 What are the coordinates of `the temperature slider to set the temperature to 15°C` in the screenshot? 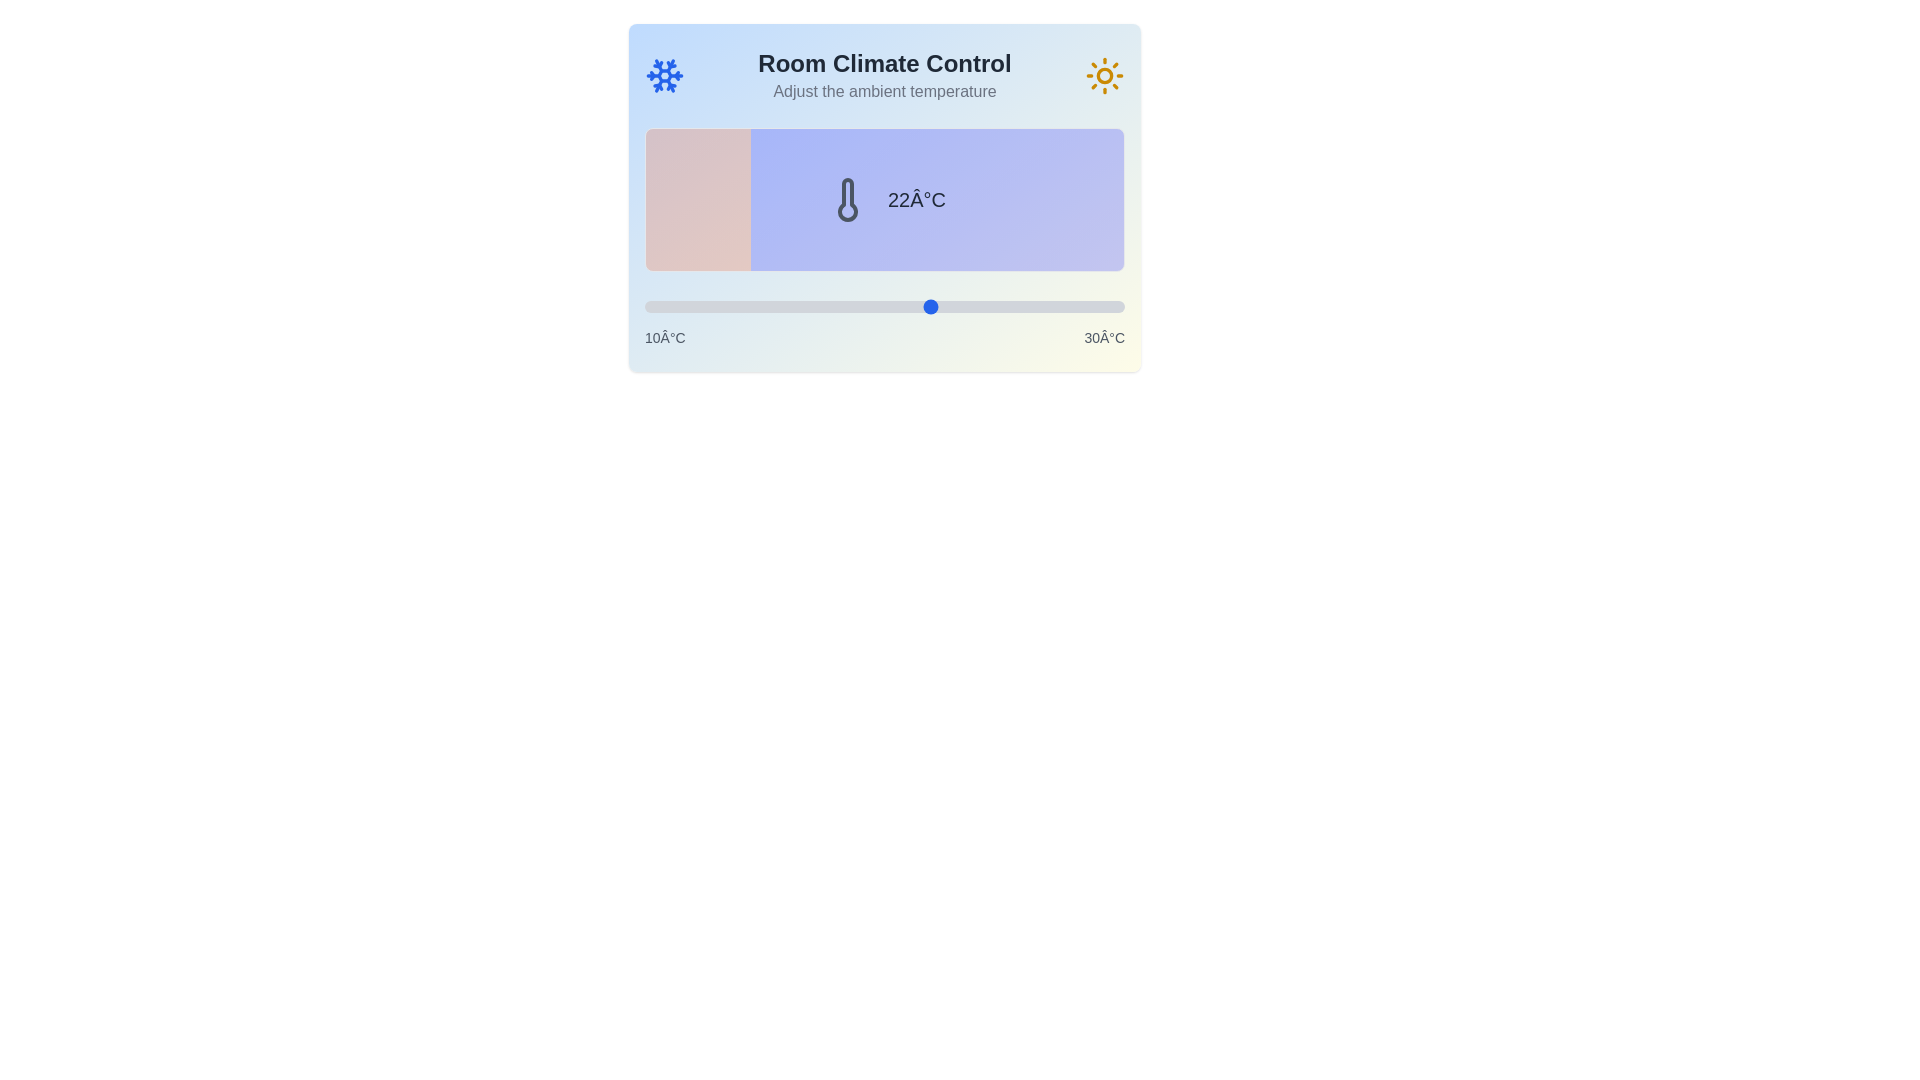 It's located at (763, 307).